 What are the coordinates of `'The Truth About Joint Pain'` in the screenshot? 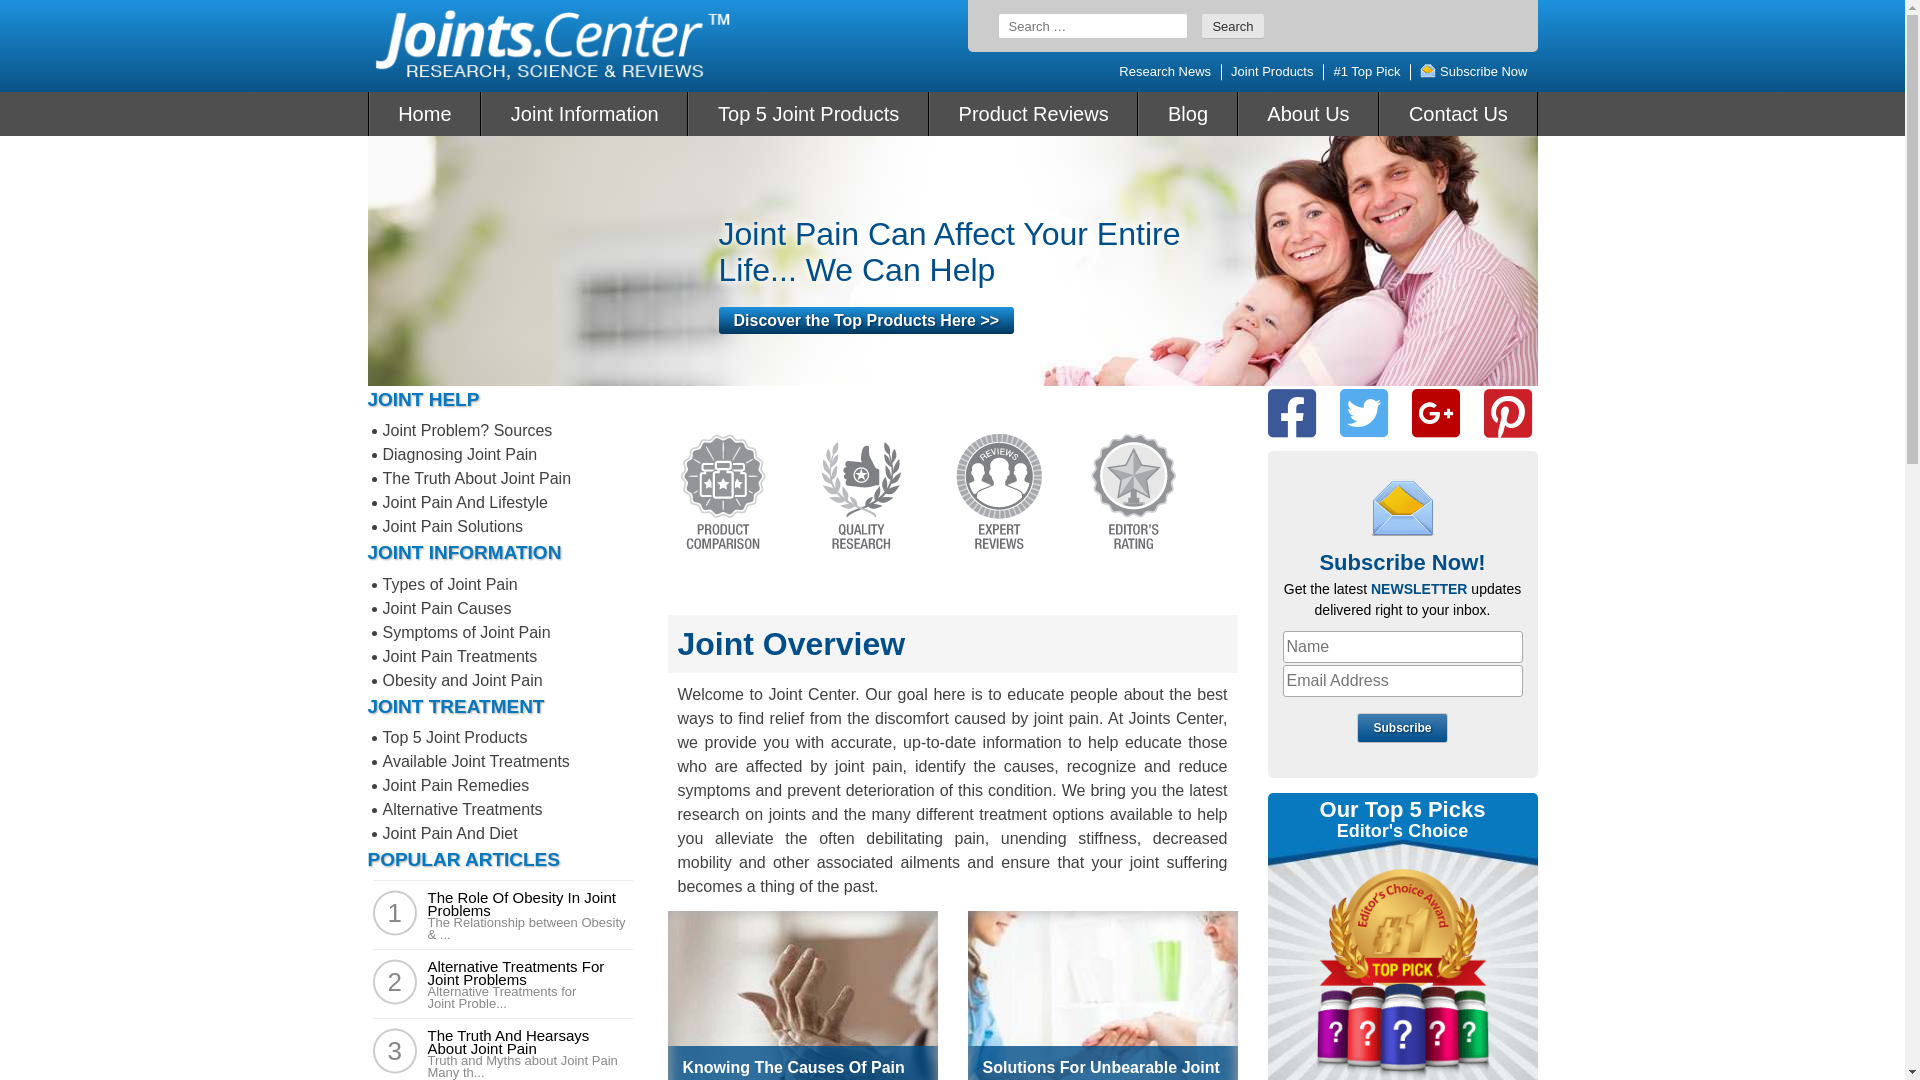 It's located at (475, 478).